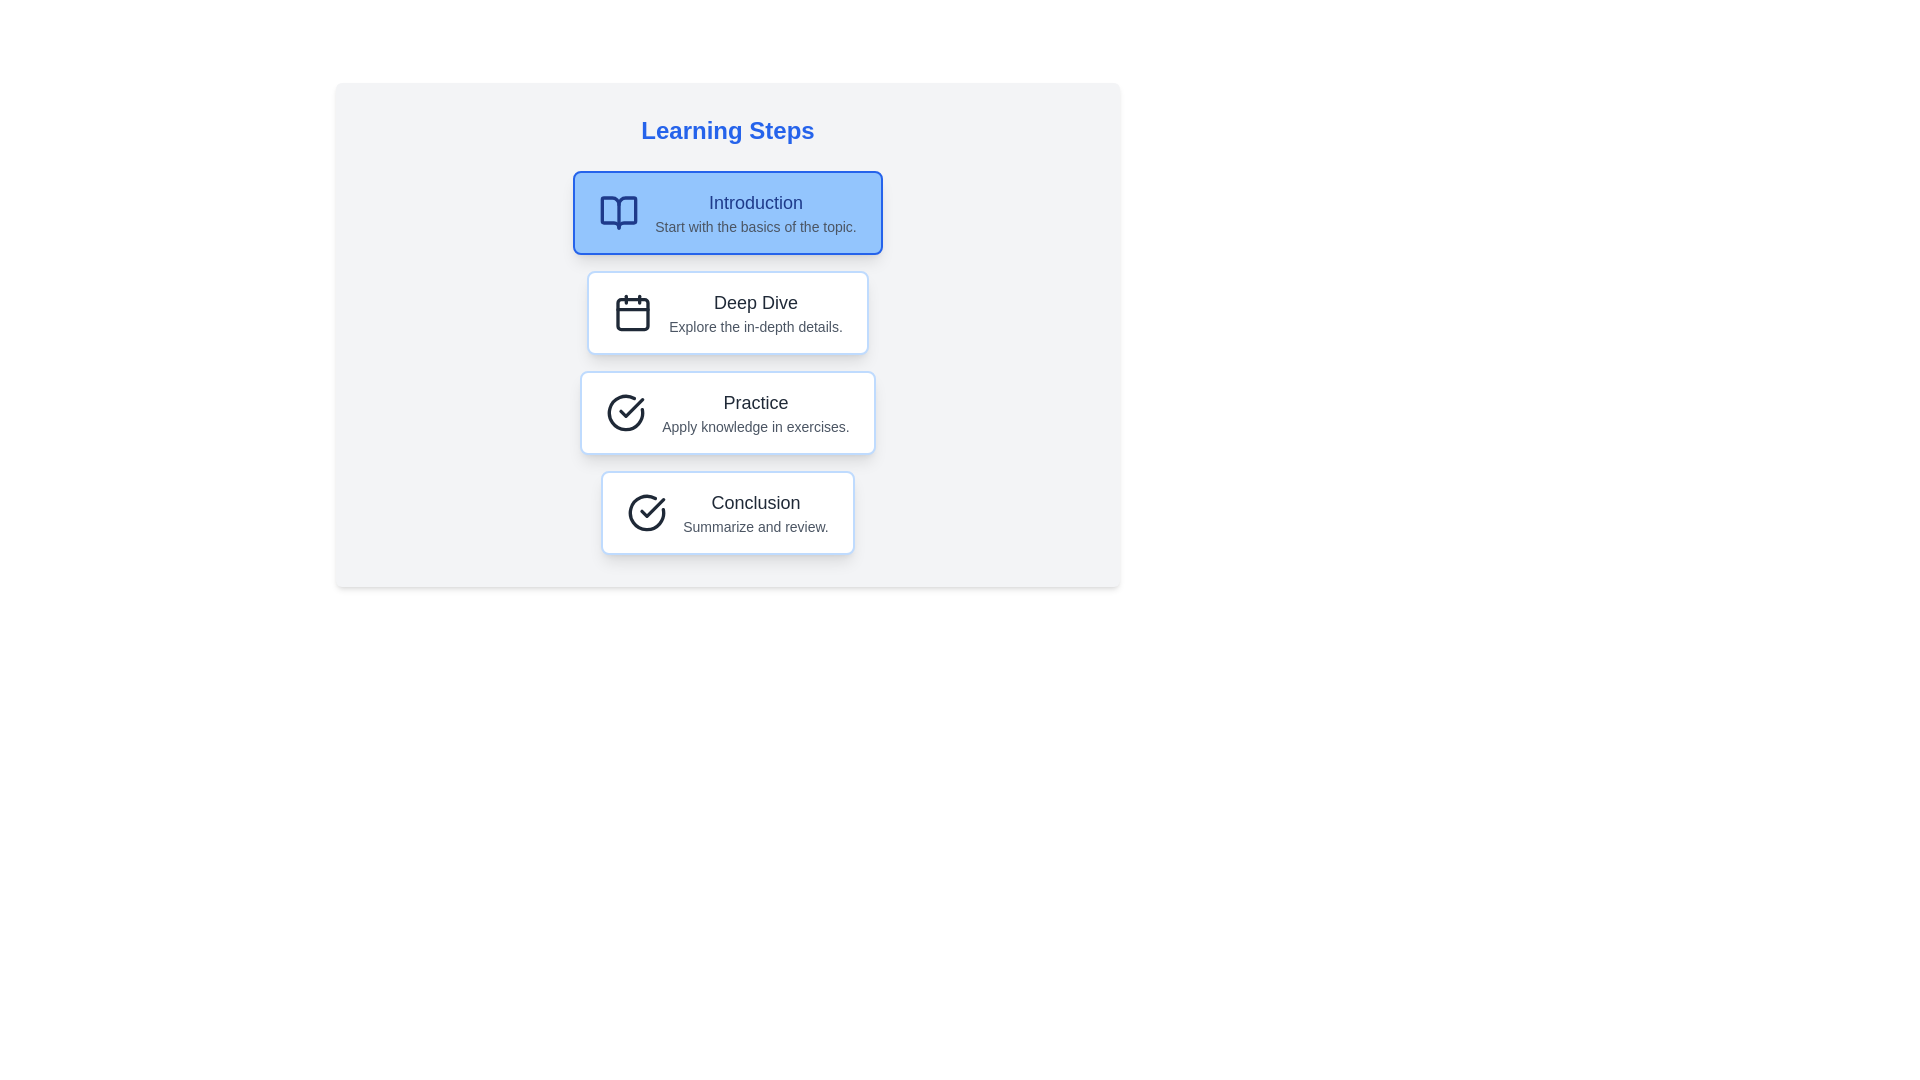 The height and width of the screenshot is (1080, 1920). I want to click on the 'Introduction' icon located at the center-left of the highlighted section labeled 'Introduction', positioned above three similar sections, so click(618, 212).